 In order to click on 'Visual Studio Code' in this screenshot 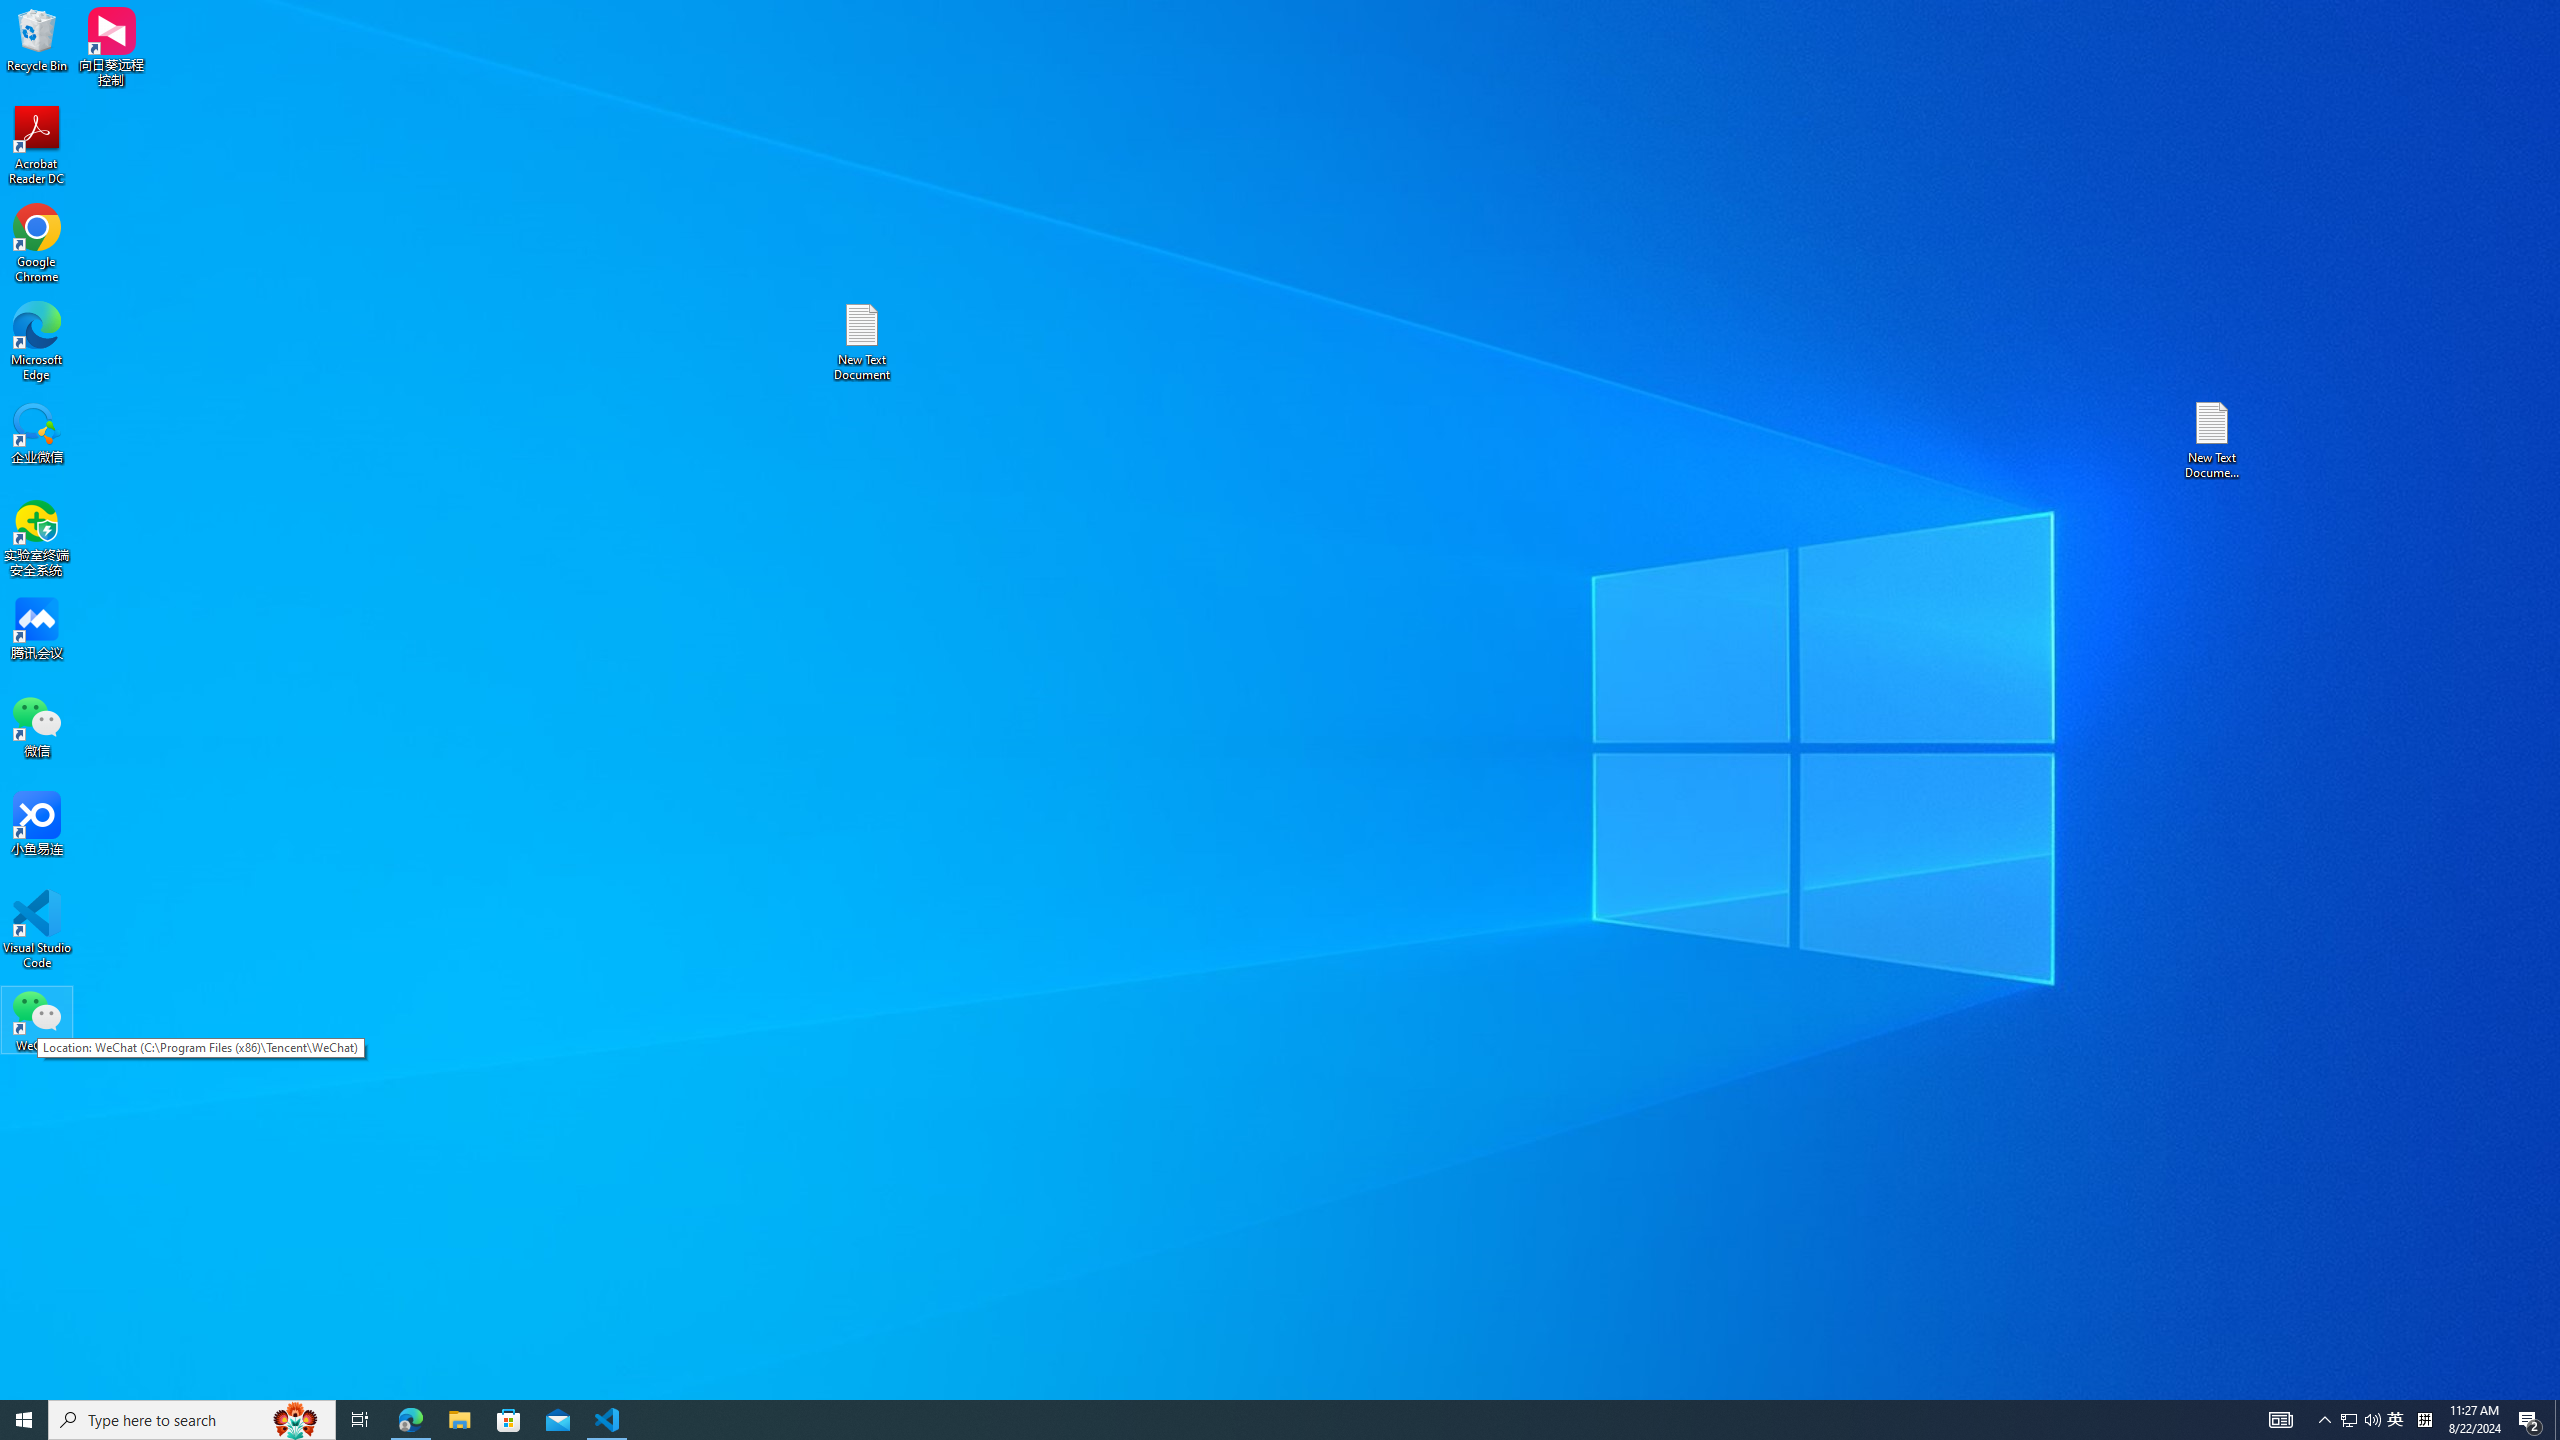, I will do `click(36, 928)`.